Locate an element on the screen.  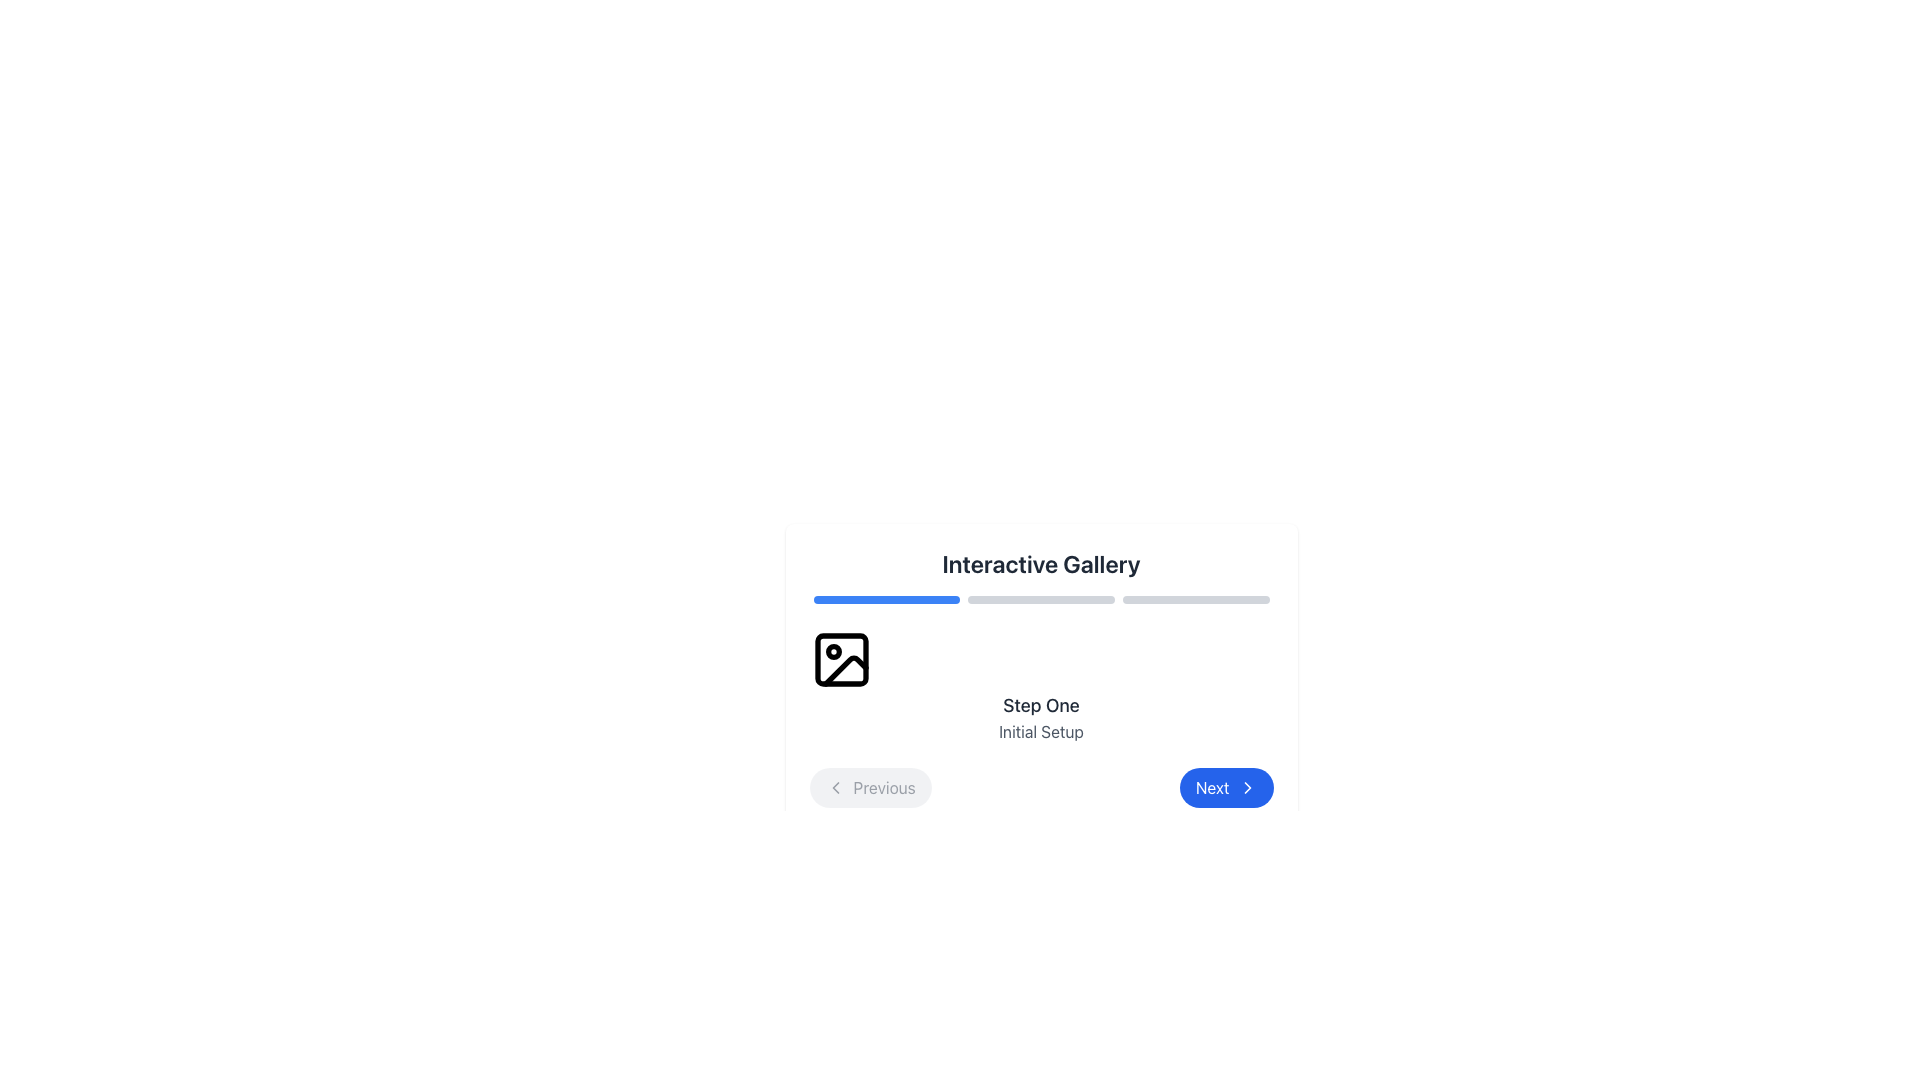
the second segment of the progress indicator, which is located just below the 'Interactive Gallery' header and between the first blue segment and the third gray segment is located at coordinates (1040, 599).